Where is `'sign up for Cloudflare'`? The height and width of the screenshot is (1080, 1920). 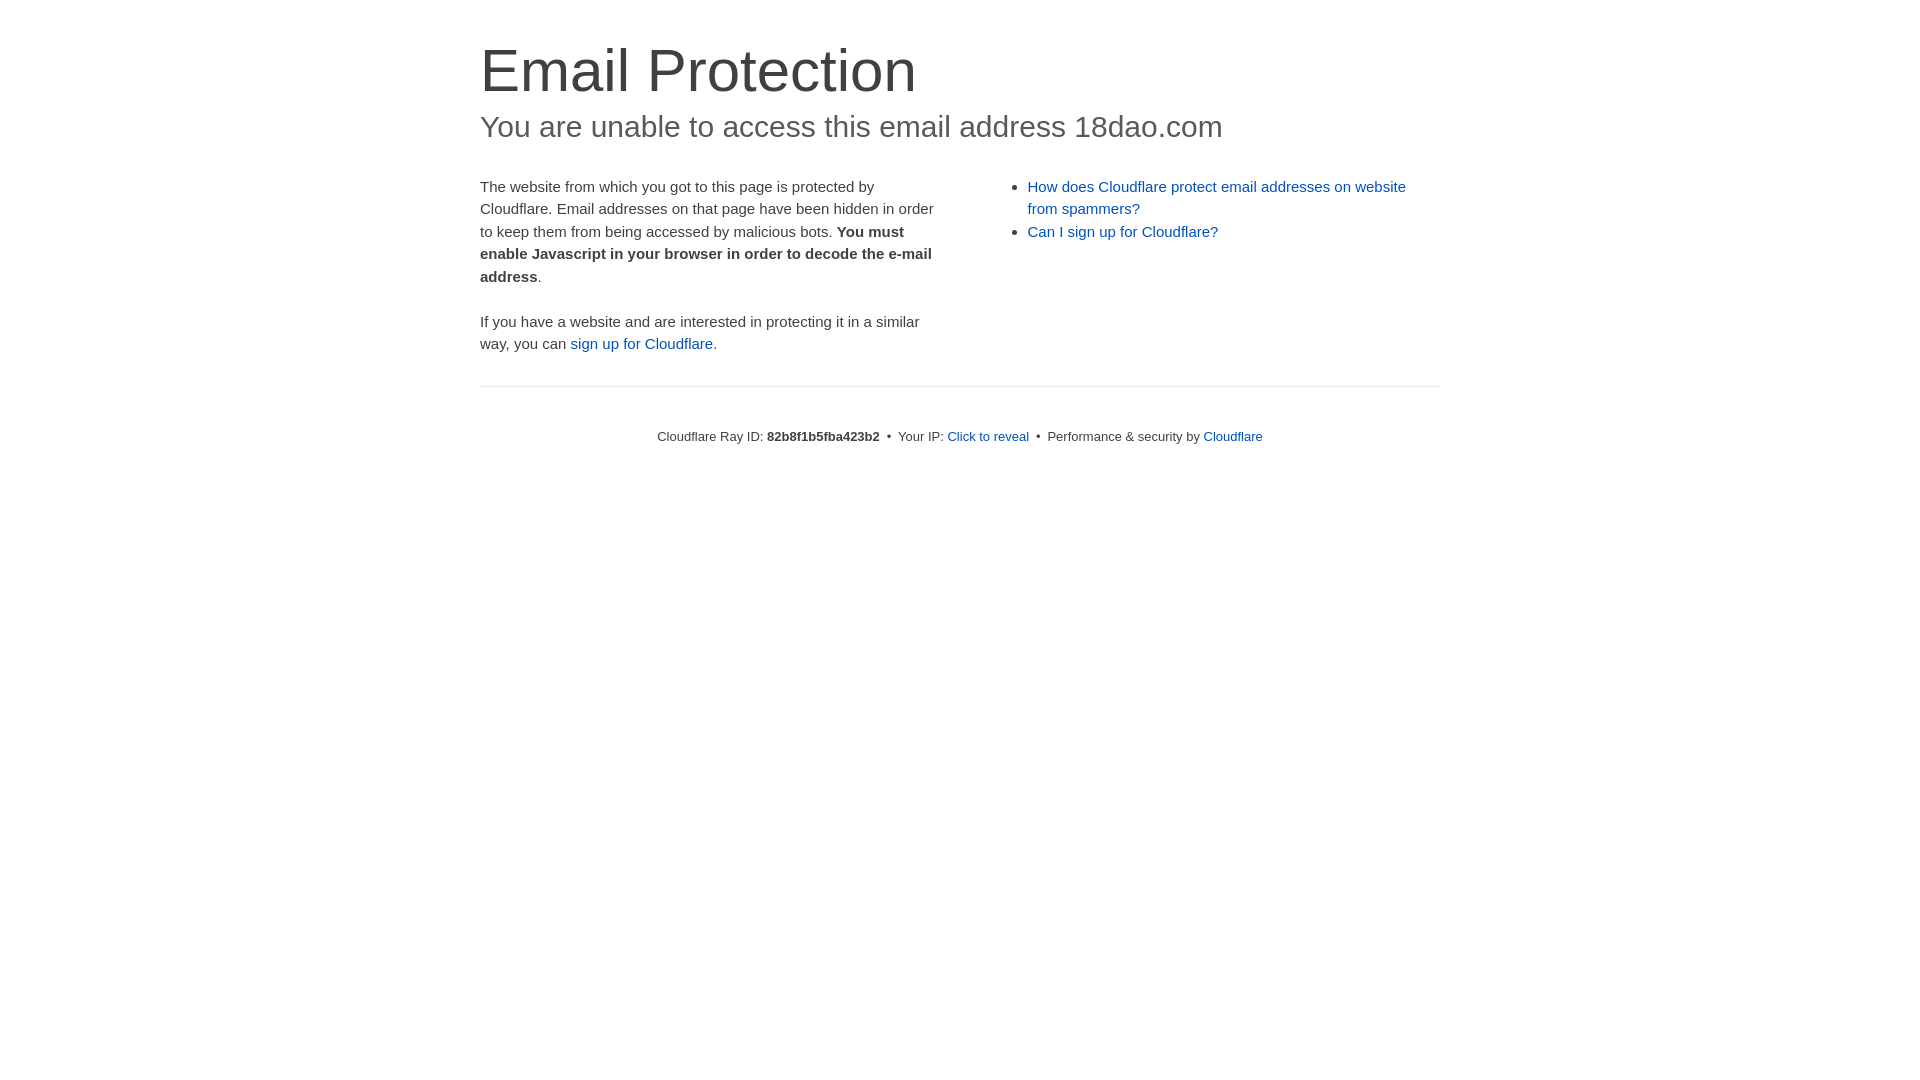
'sign up for Cloudflare' is located at coordinates (570, 342).